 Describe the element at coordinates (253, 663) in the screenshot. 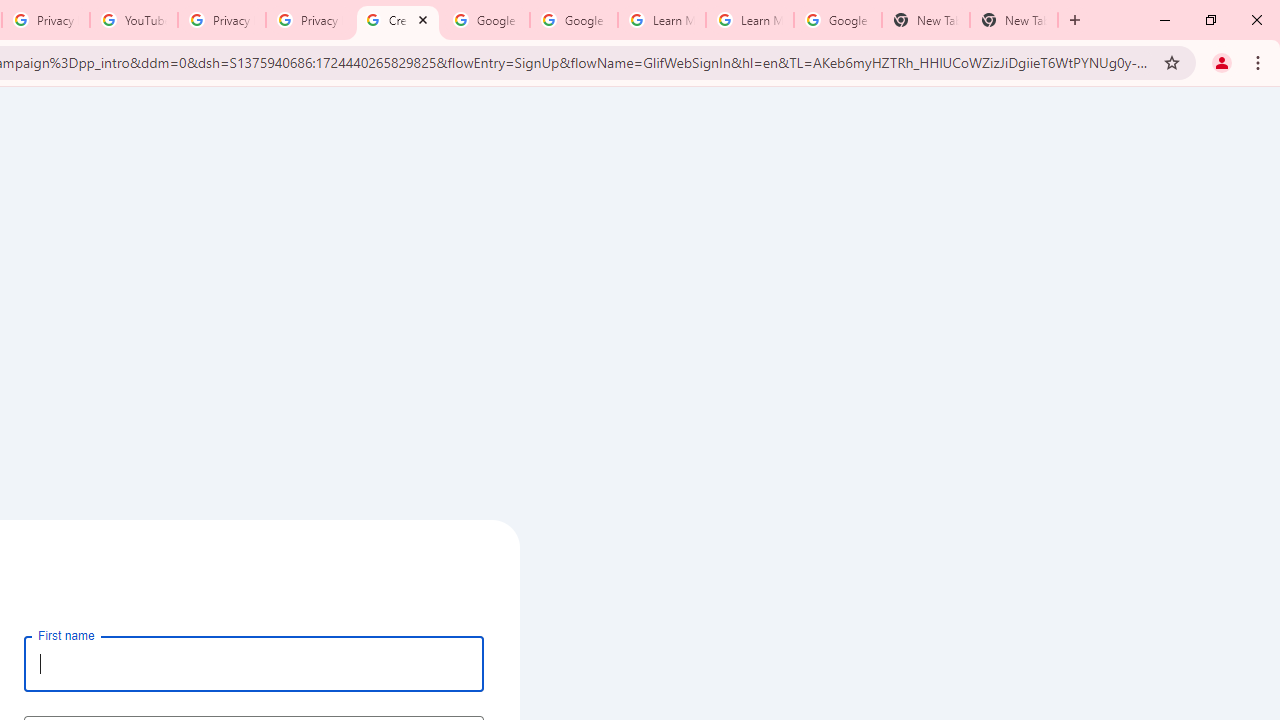

I see `'First name'` at that location.